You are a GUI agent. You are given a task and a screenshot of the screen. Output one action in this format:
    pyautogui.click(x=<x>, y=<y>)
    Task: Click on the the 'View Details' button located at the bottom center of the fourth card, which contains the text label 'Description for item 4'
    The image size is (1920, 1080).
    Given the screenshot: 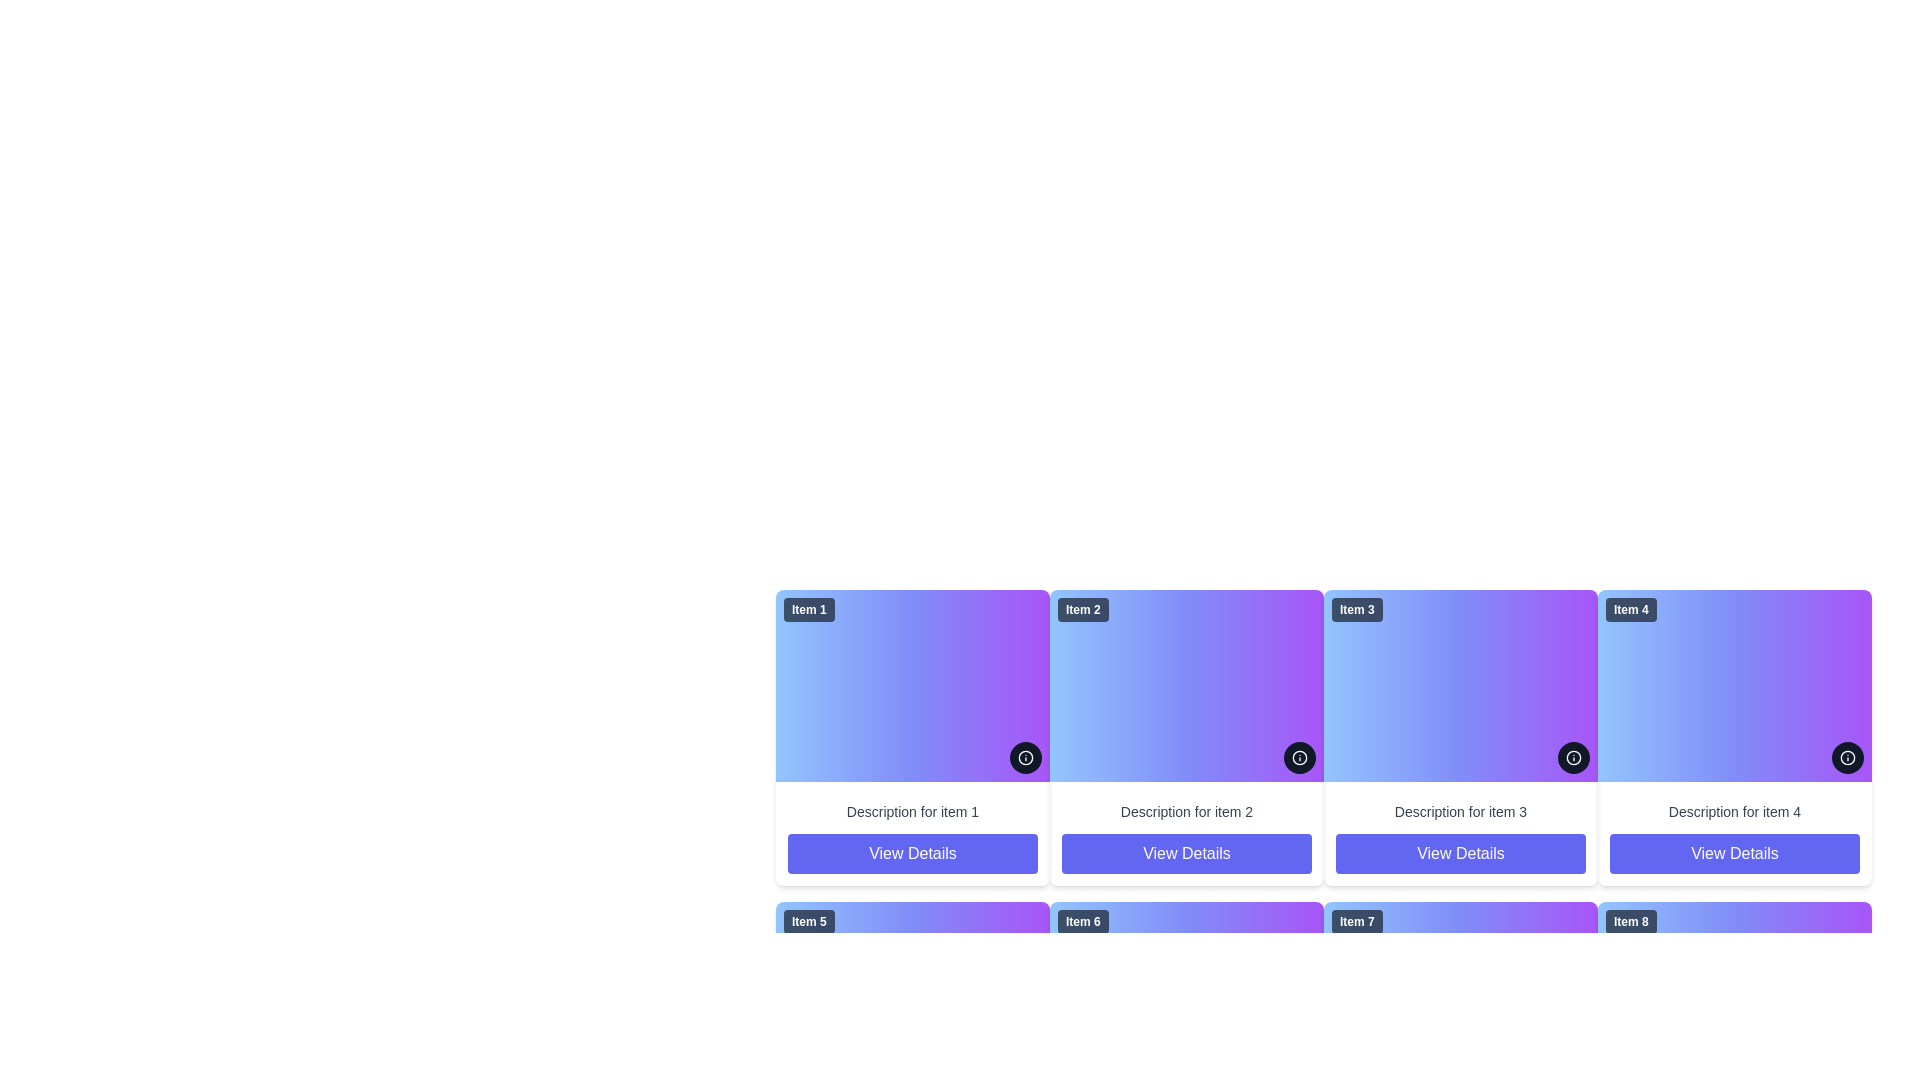 What is the action you would take?
    pyautogui.click(x=1733, y=833)
    